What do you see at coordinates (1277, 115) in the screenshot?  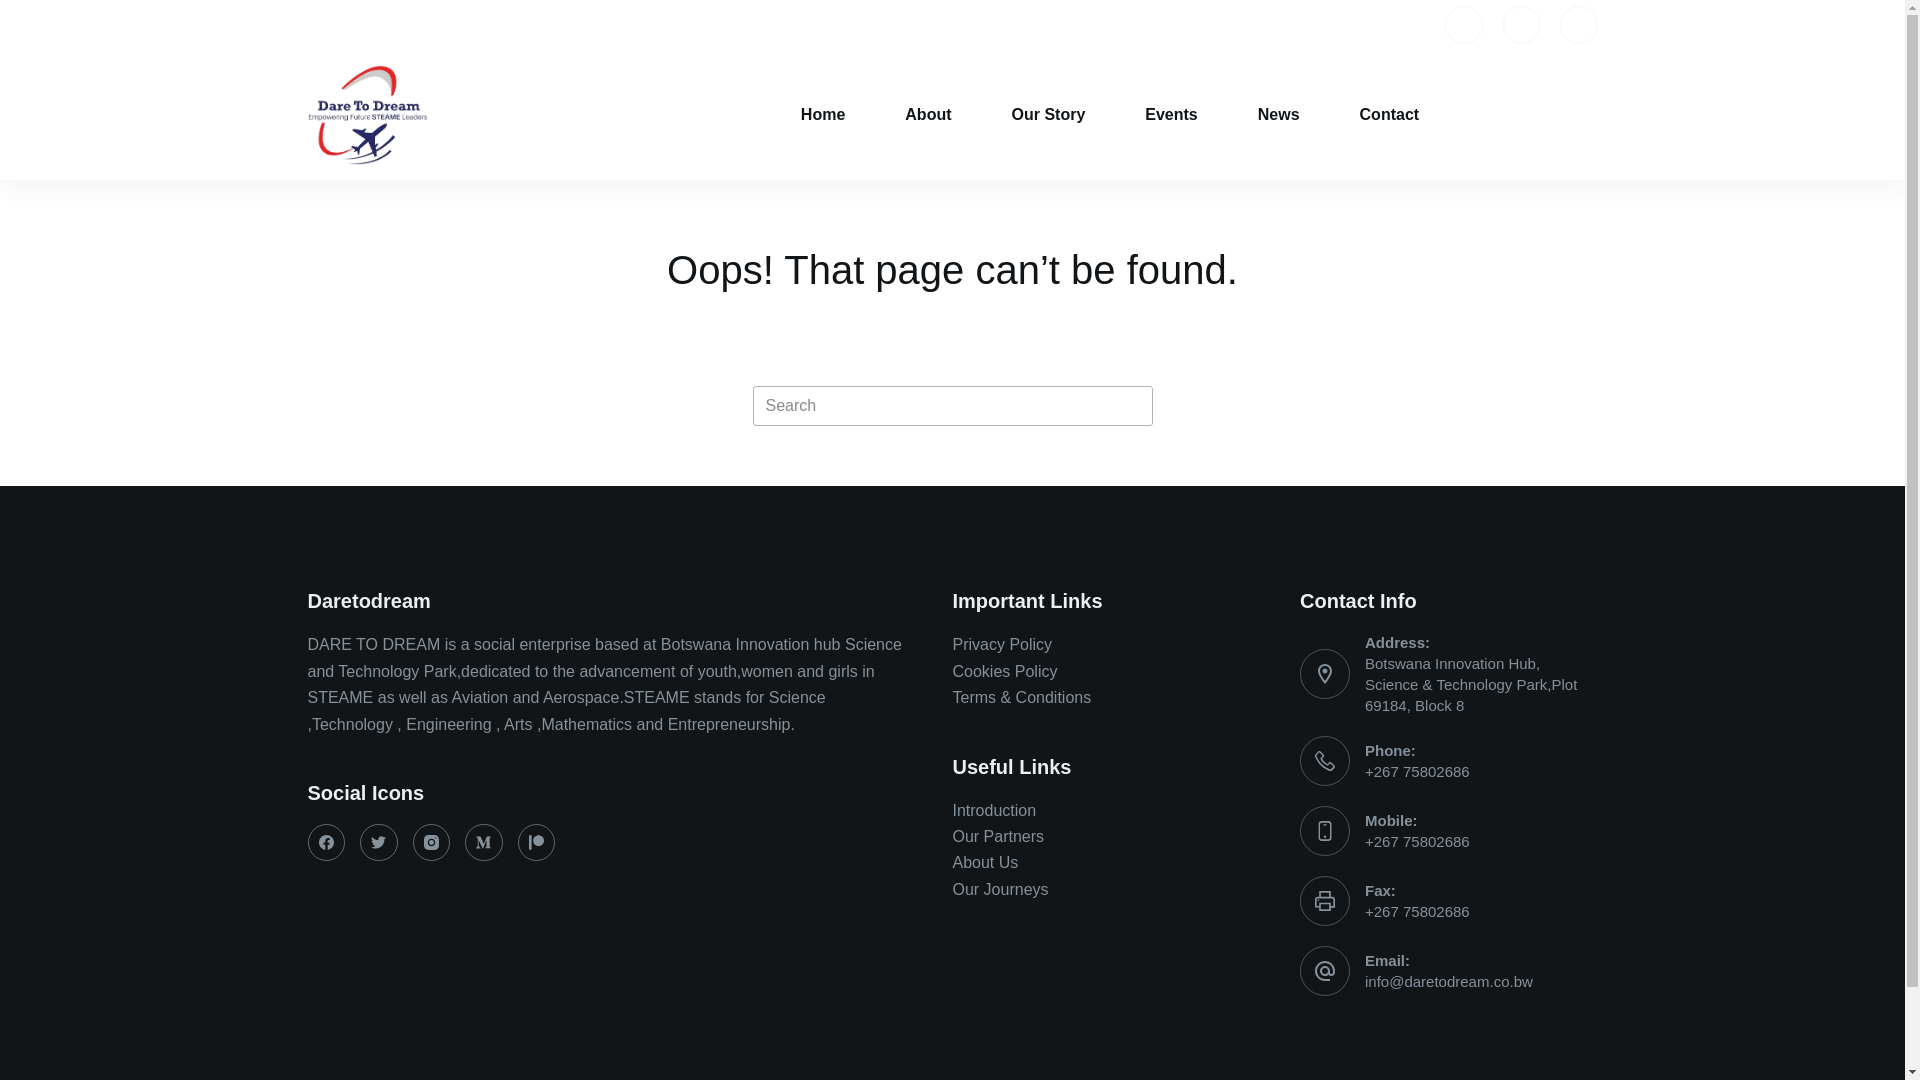 I see `'News'` at bounding box center [1277, 115].